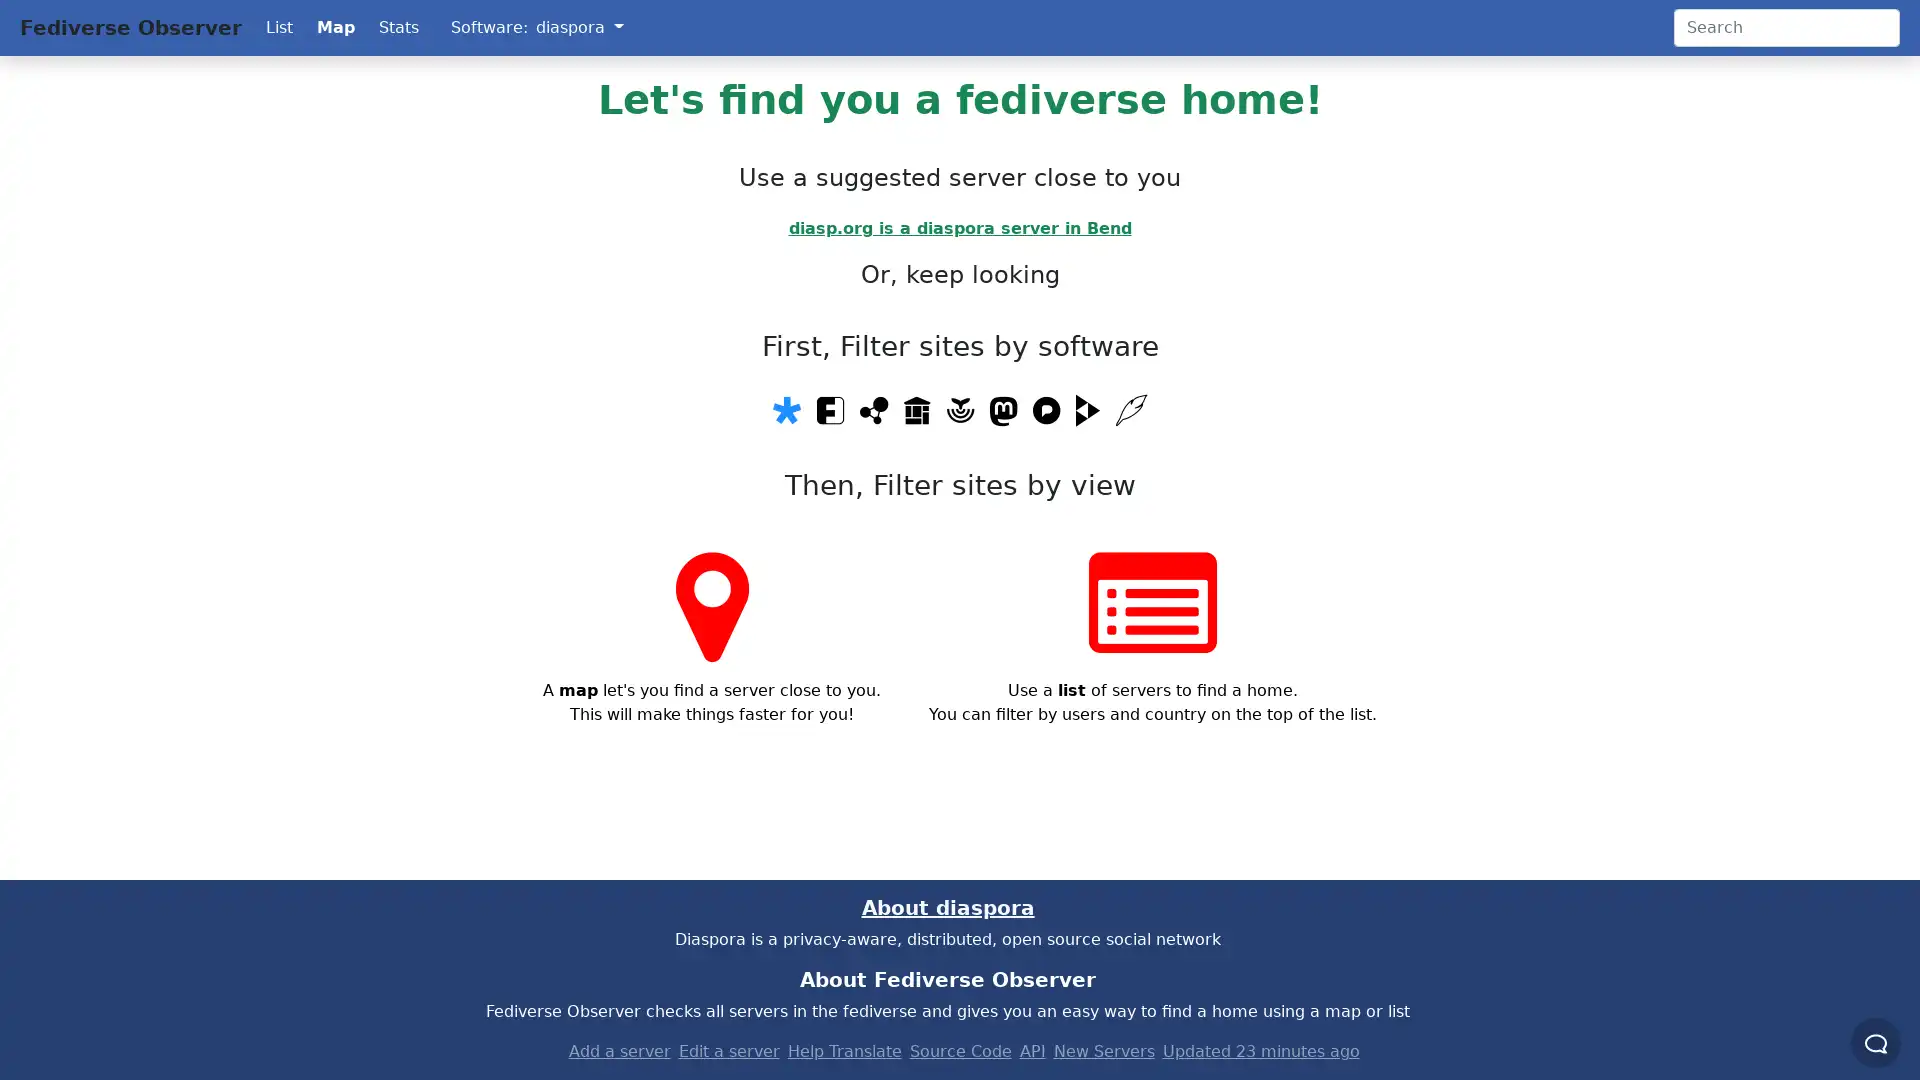 The image size is (1920, 1080). I want to click on diaspora, so click(578, 27).